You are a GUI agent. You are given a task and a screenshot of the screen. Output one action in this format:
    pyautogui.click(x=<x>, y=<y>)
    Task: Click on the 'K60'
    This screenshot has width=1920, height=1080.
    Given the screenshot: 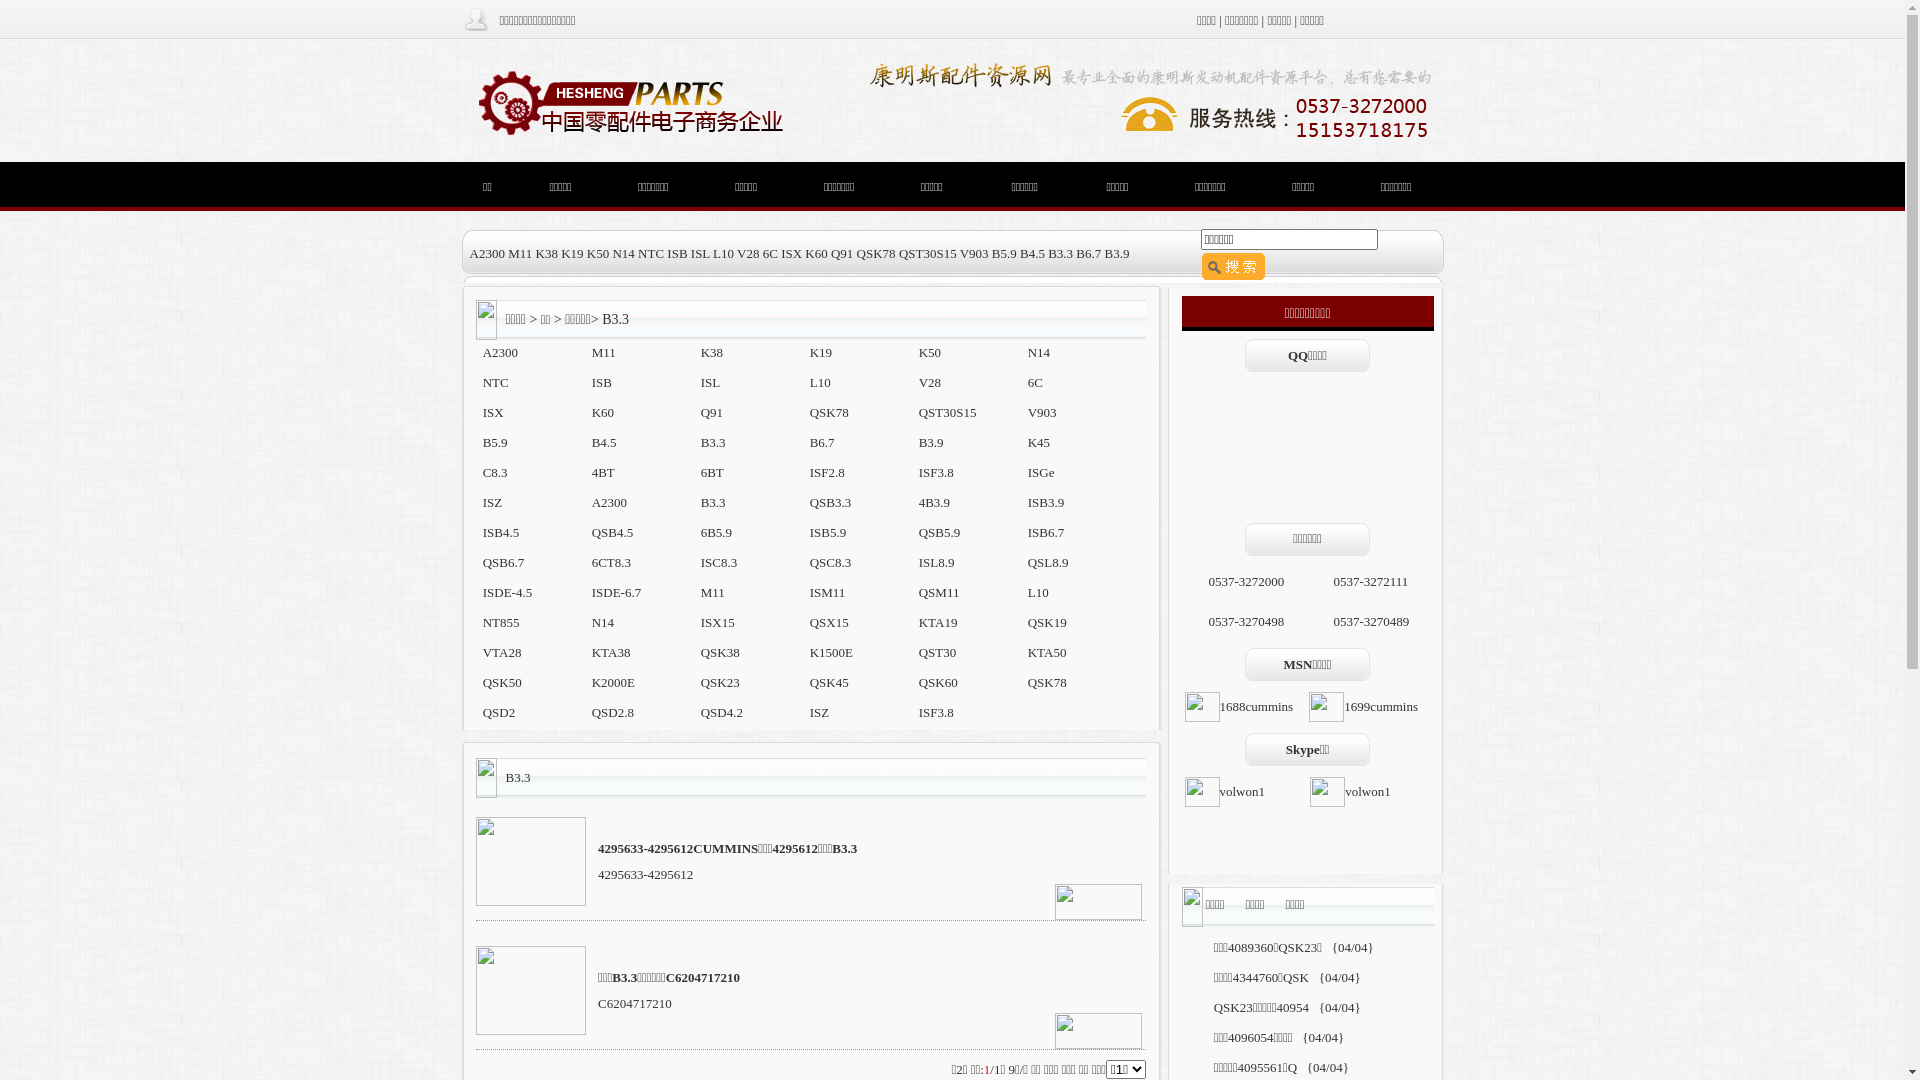 What is the action you would take?
    pyautogui.click(x=602, y=411)
    